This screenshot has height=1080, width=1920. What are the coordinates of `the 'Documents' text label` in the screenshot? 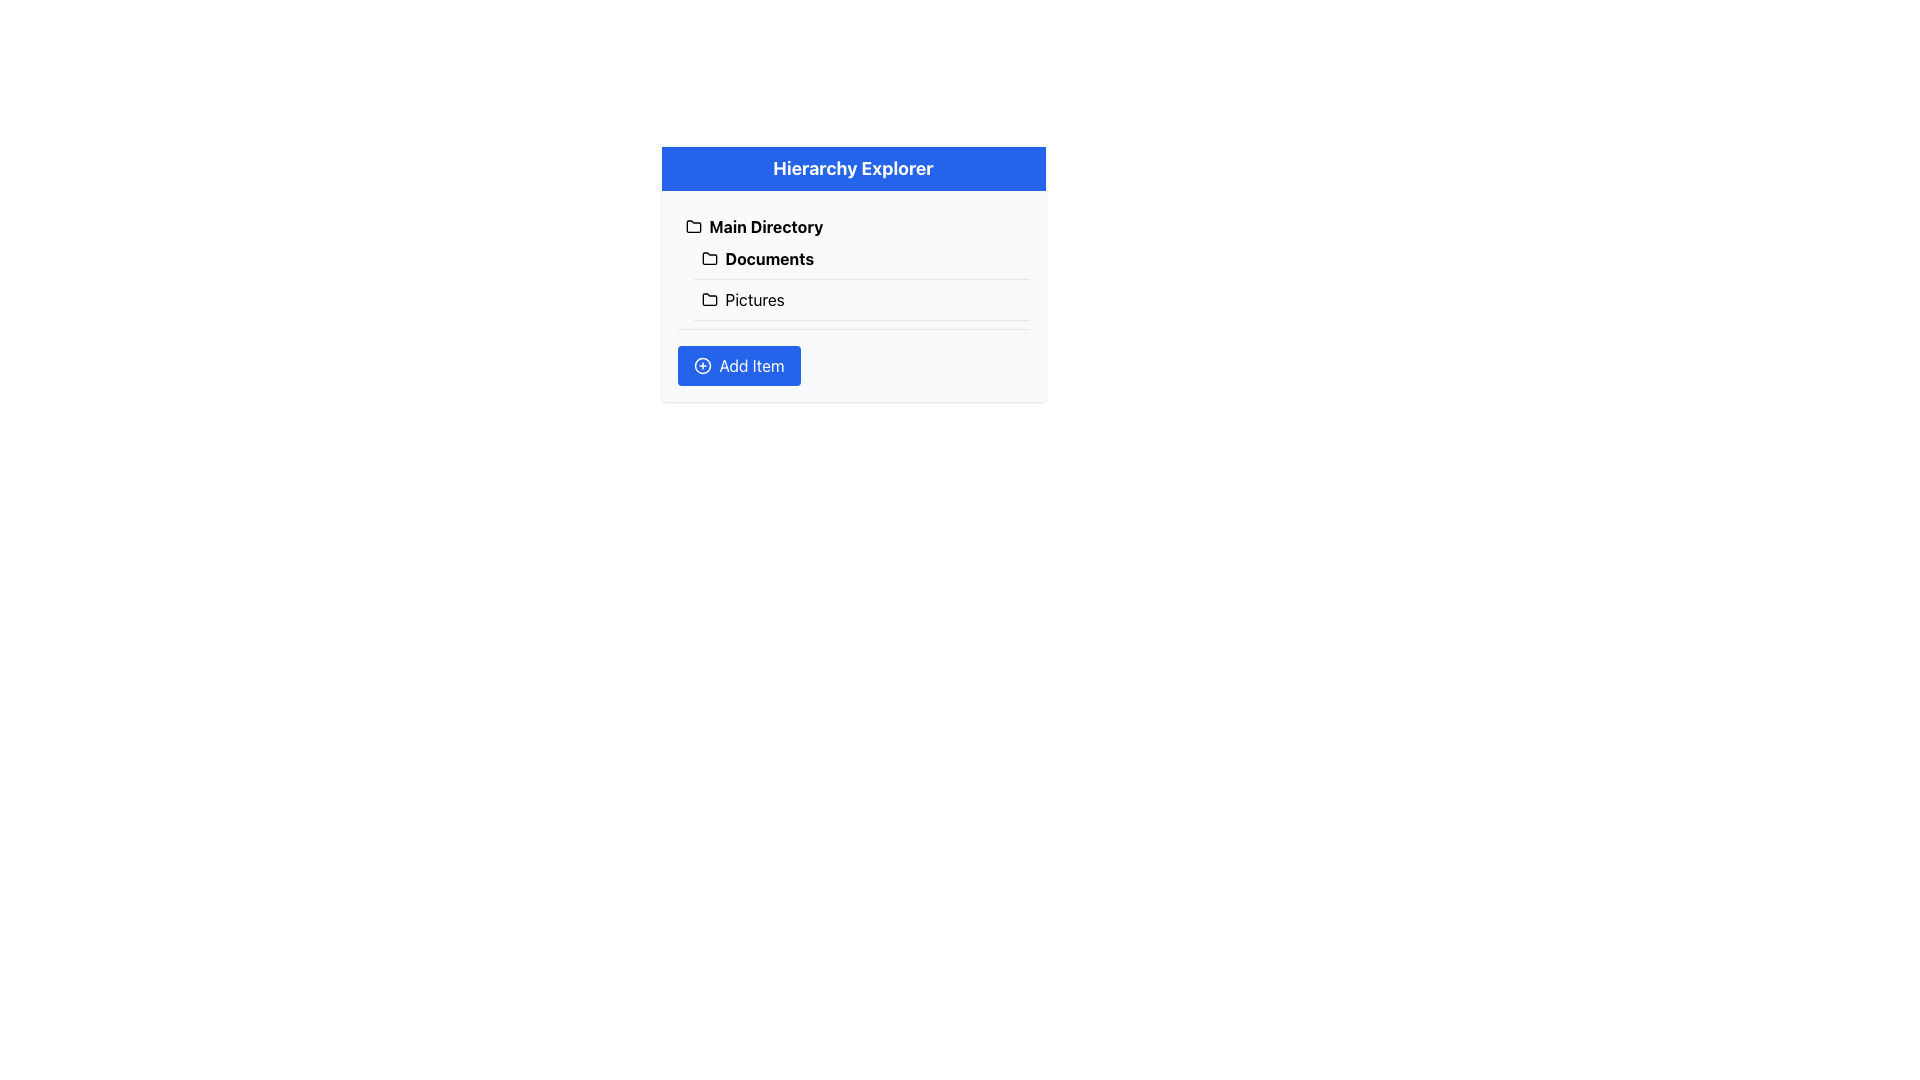 It's located at (768, 257).